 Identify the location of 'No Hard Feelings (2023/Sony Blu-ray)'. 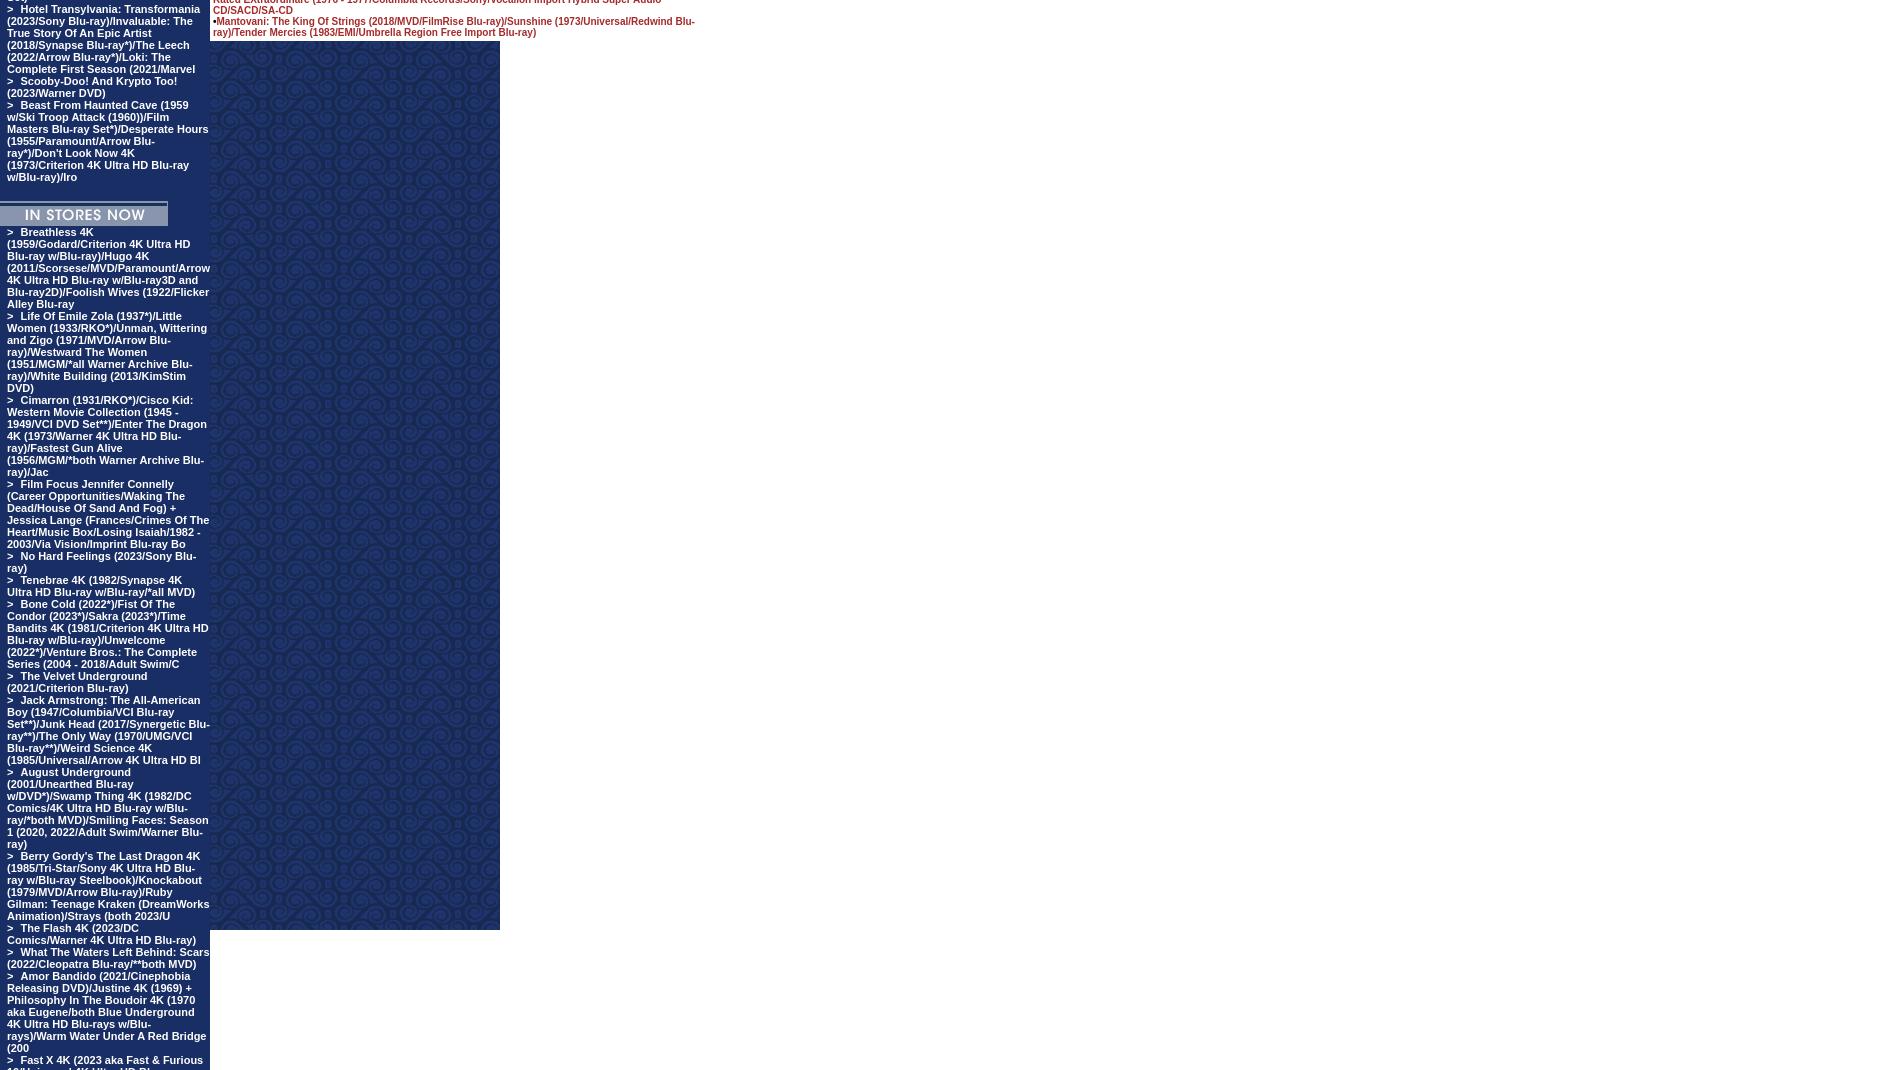
(100, 560).